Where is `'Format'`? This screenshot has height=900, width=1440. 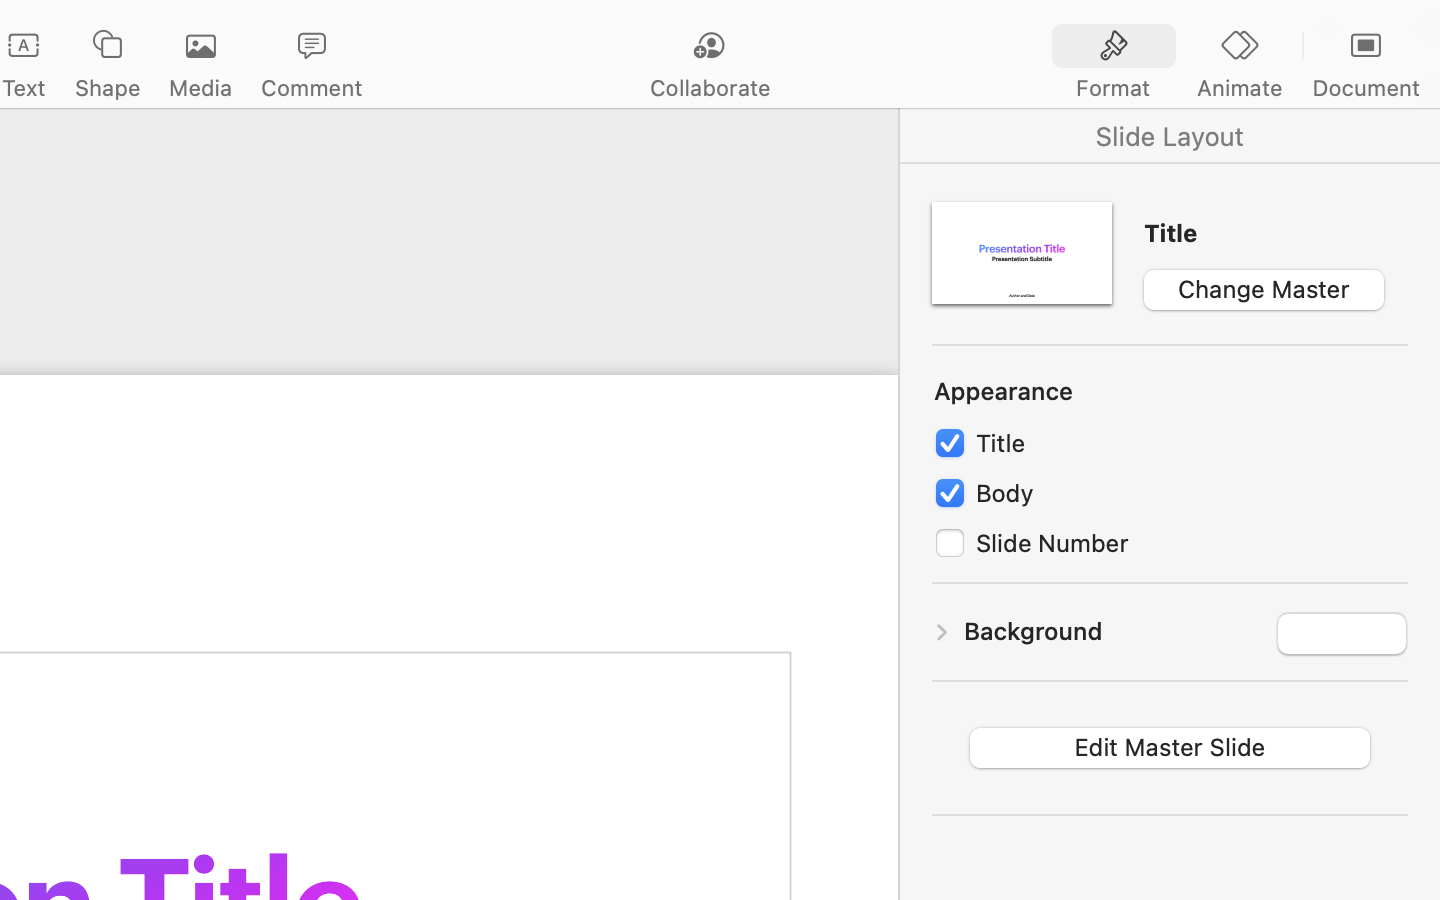 'Format' is located at coordinates (1111, 87).